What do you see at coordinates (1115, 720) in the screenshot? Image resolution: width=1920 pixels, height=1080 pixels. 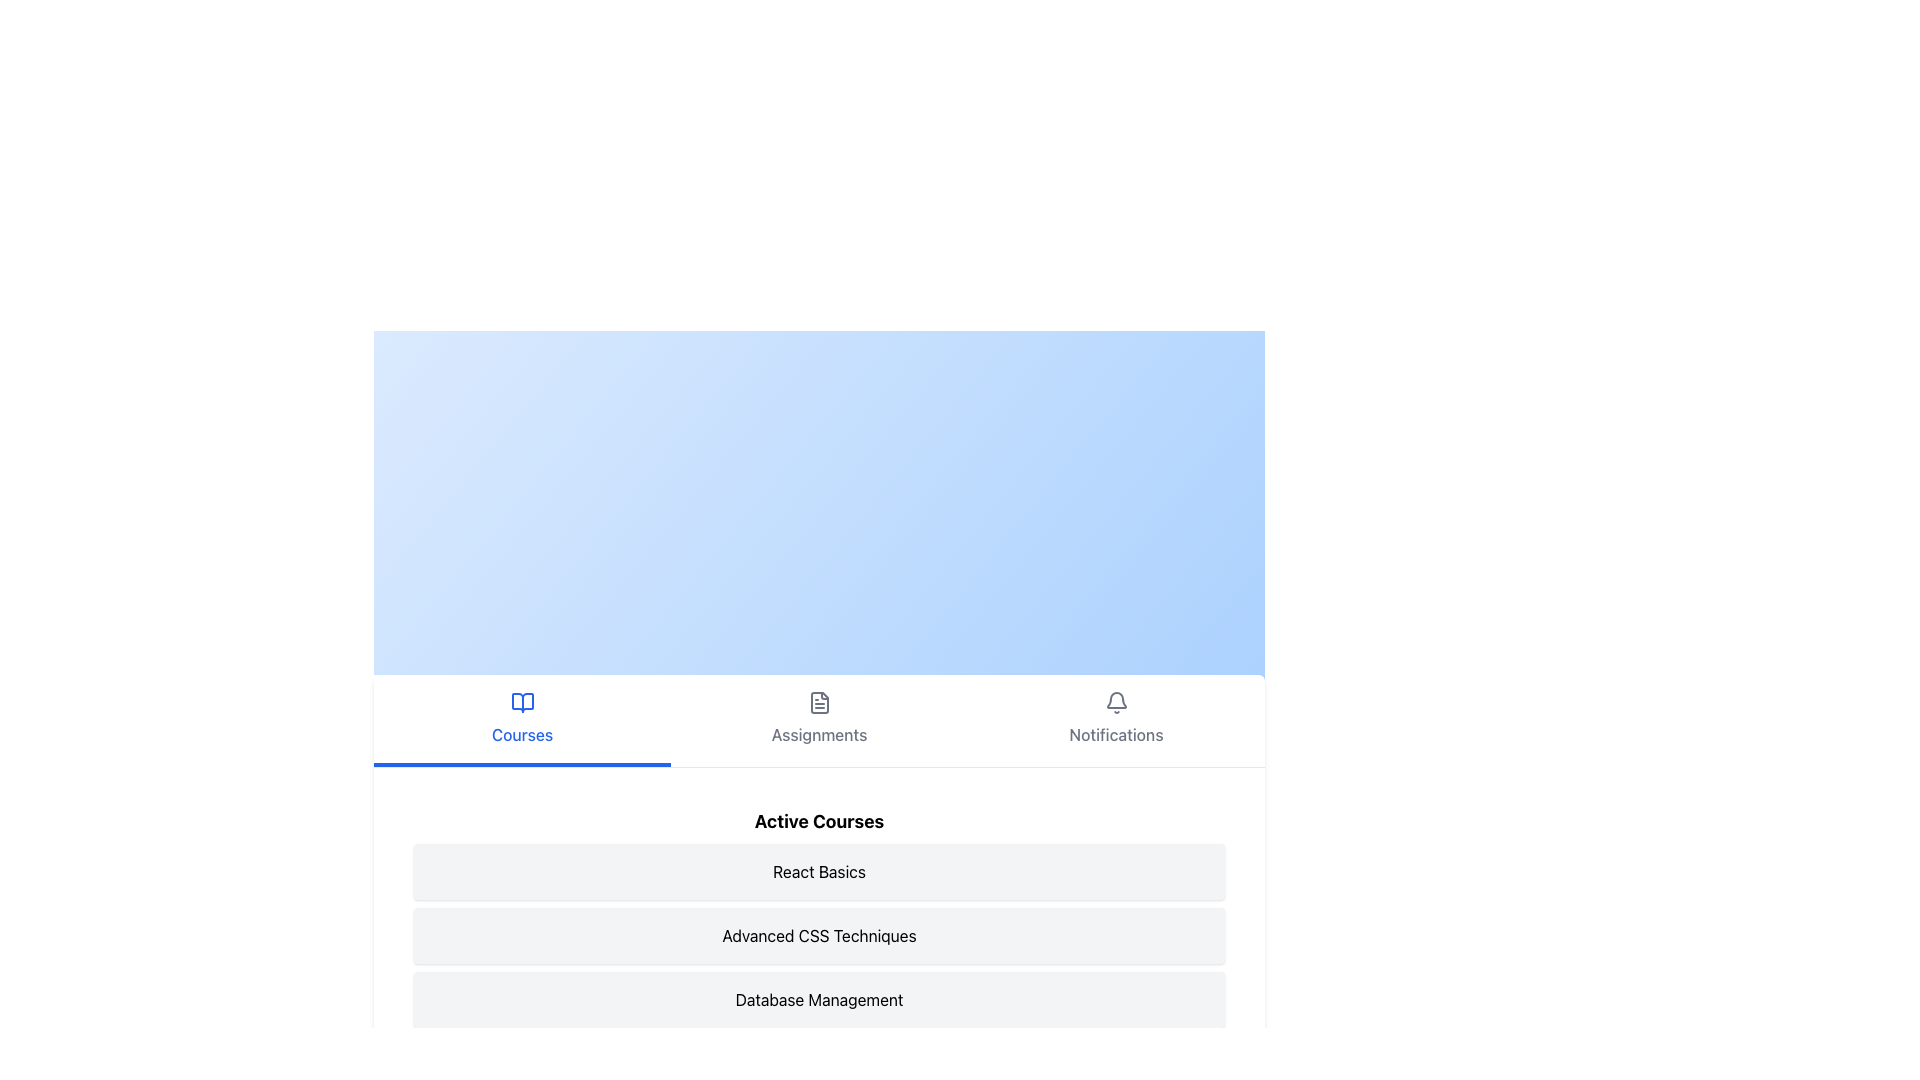 I see `the Notifications button located in the horizontal navigation bar, positioned after the Courses and Assignments buttons, to highlight it` at bounding box center [1115, 720].